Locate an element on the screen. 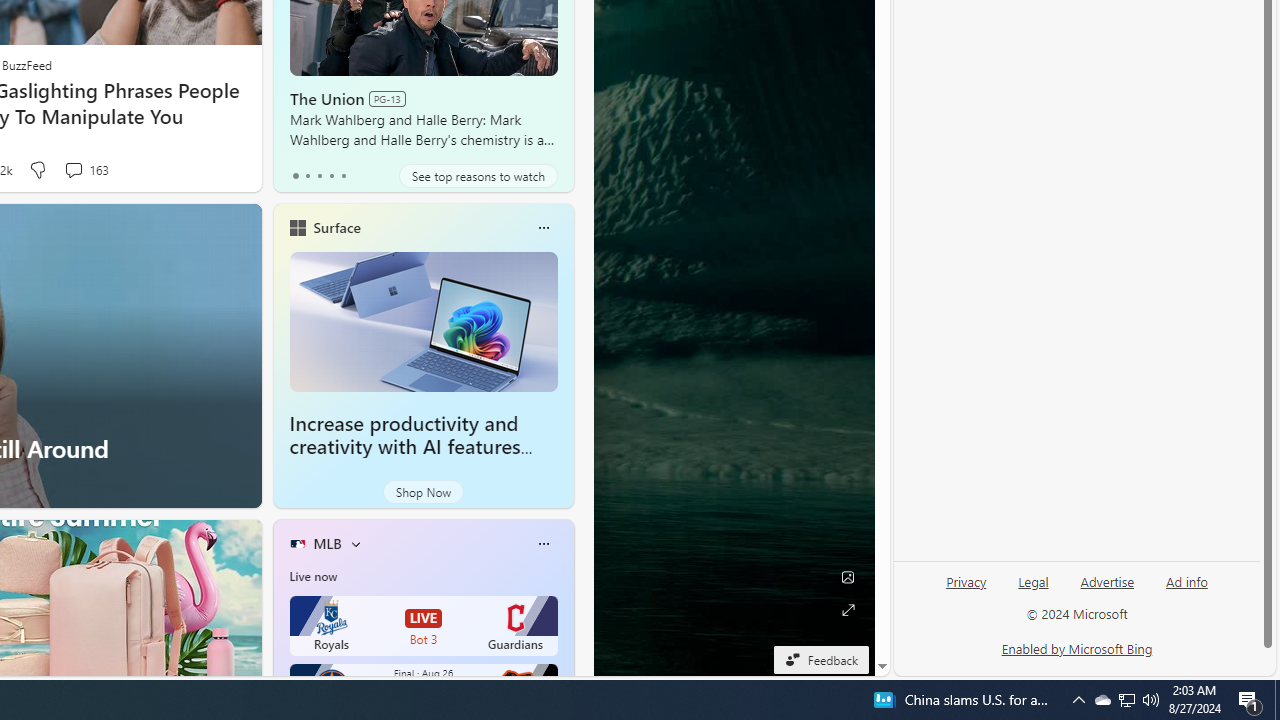  'Royals LIVE Bot 3 Guardians' is located at coordinates (422, 625).